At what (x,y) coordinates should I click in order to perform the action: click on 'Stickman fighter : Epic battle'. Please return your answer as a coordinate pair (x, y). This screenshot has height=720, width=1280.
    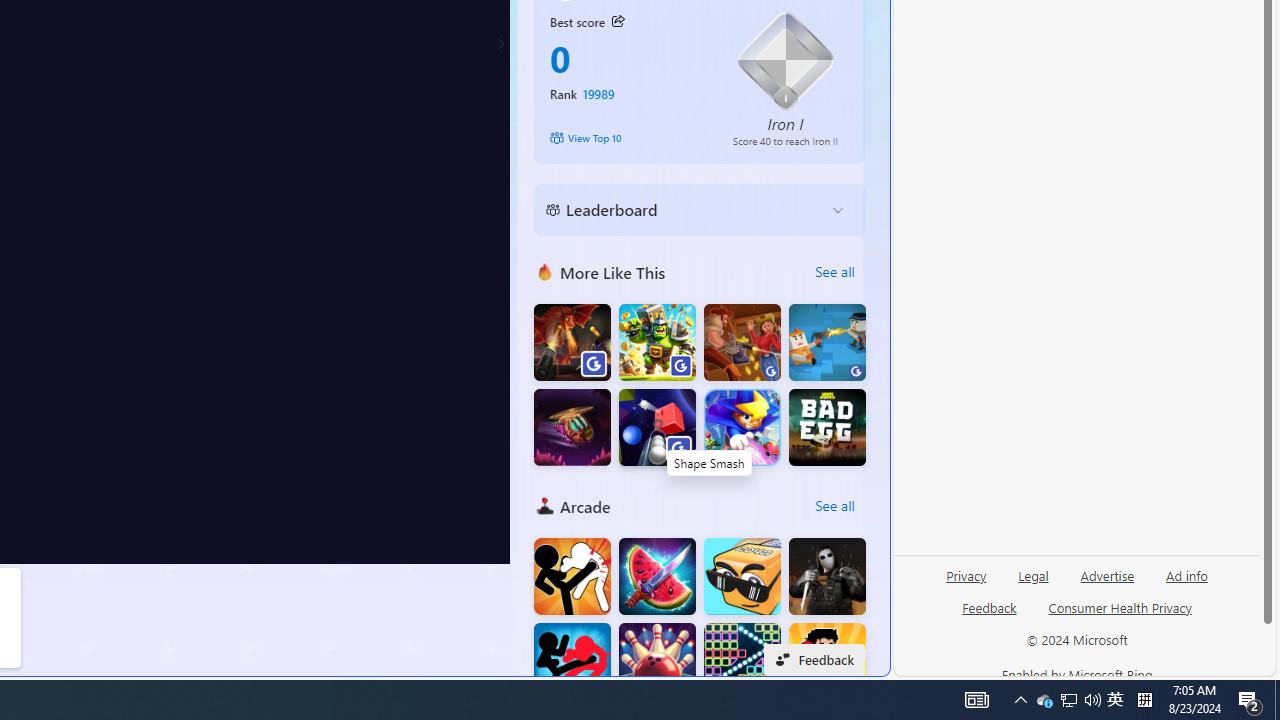
    Looking at the image, I should click on (571, 661).